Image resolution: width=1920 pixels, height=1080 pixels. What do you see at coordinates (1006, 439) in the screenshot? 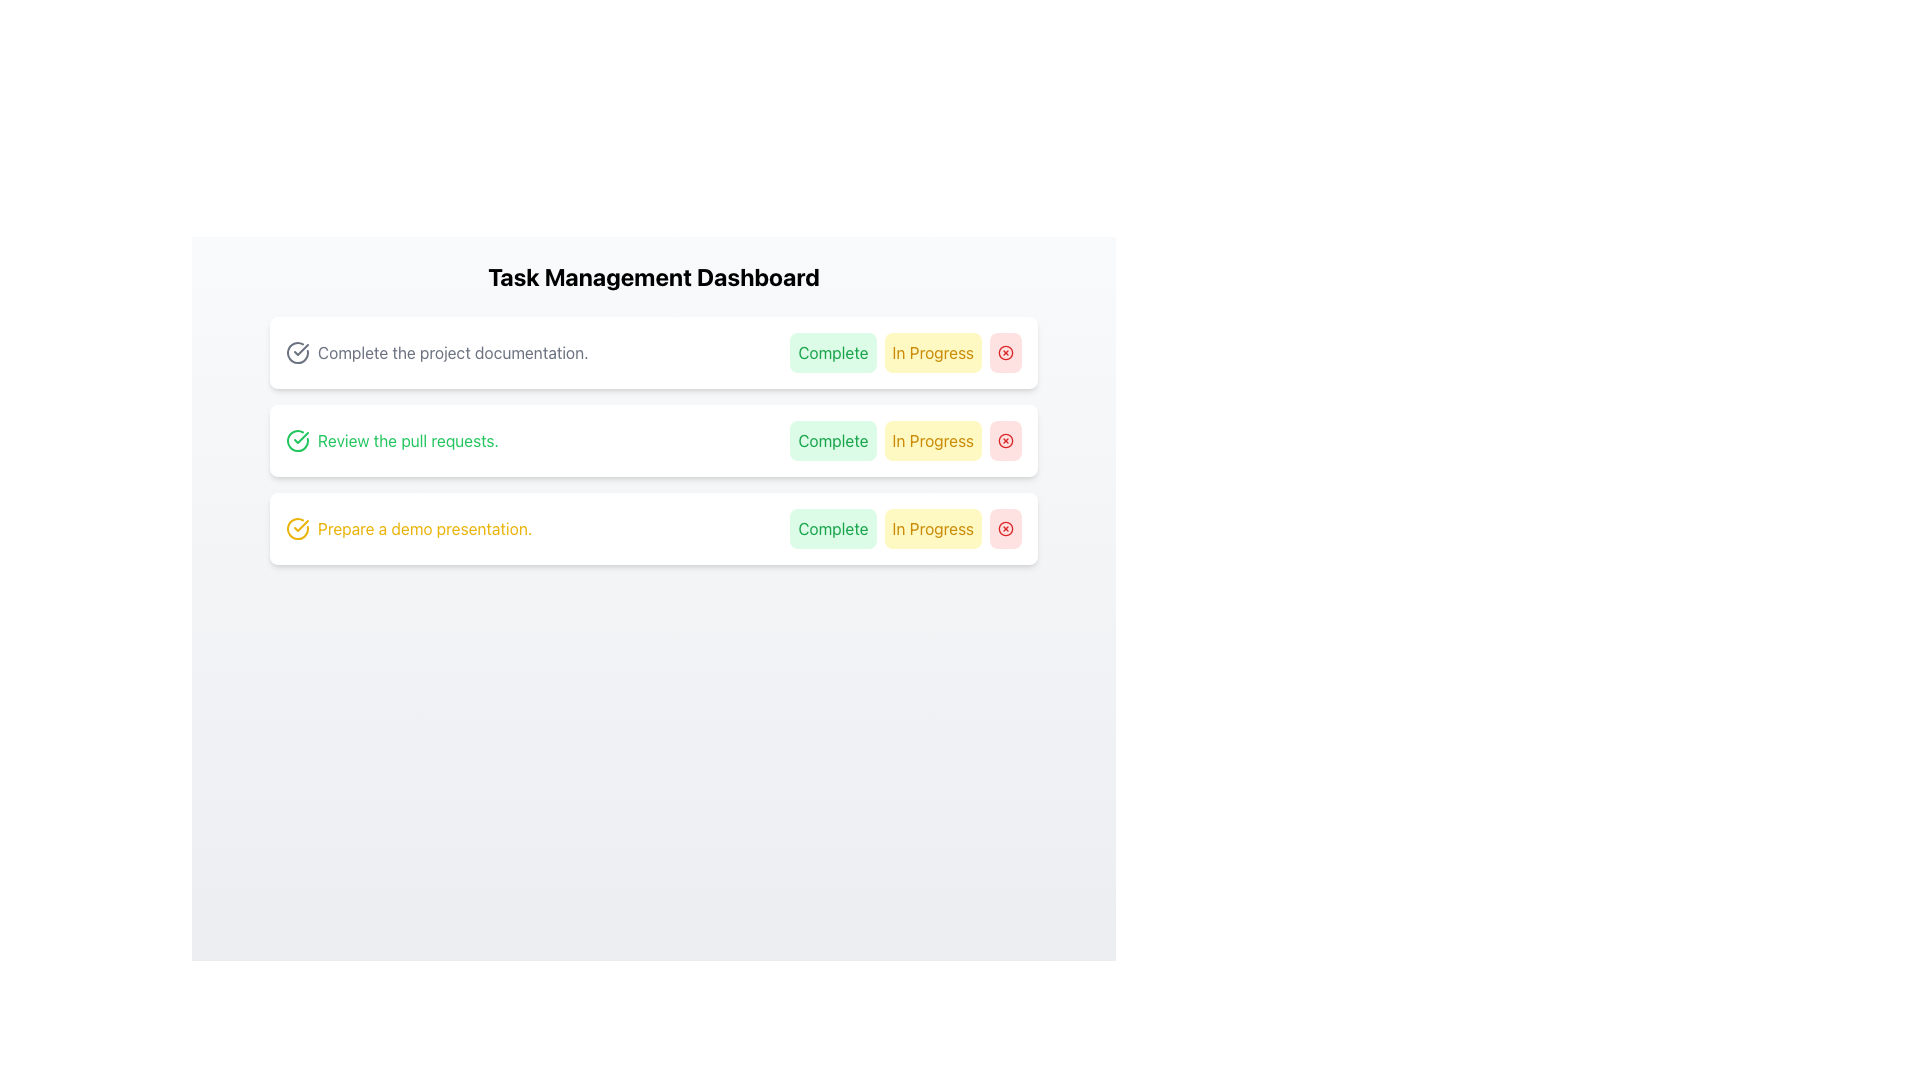
I see `the delete or cancel button associated with the third task entry in the vertically stacked task list` at bounding box center [1006, 439].